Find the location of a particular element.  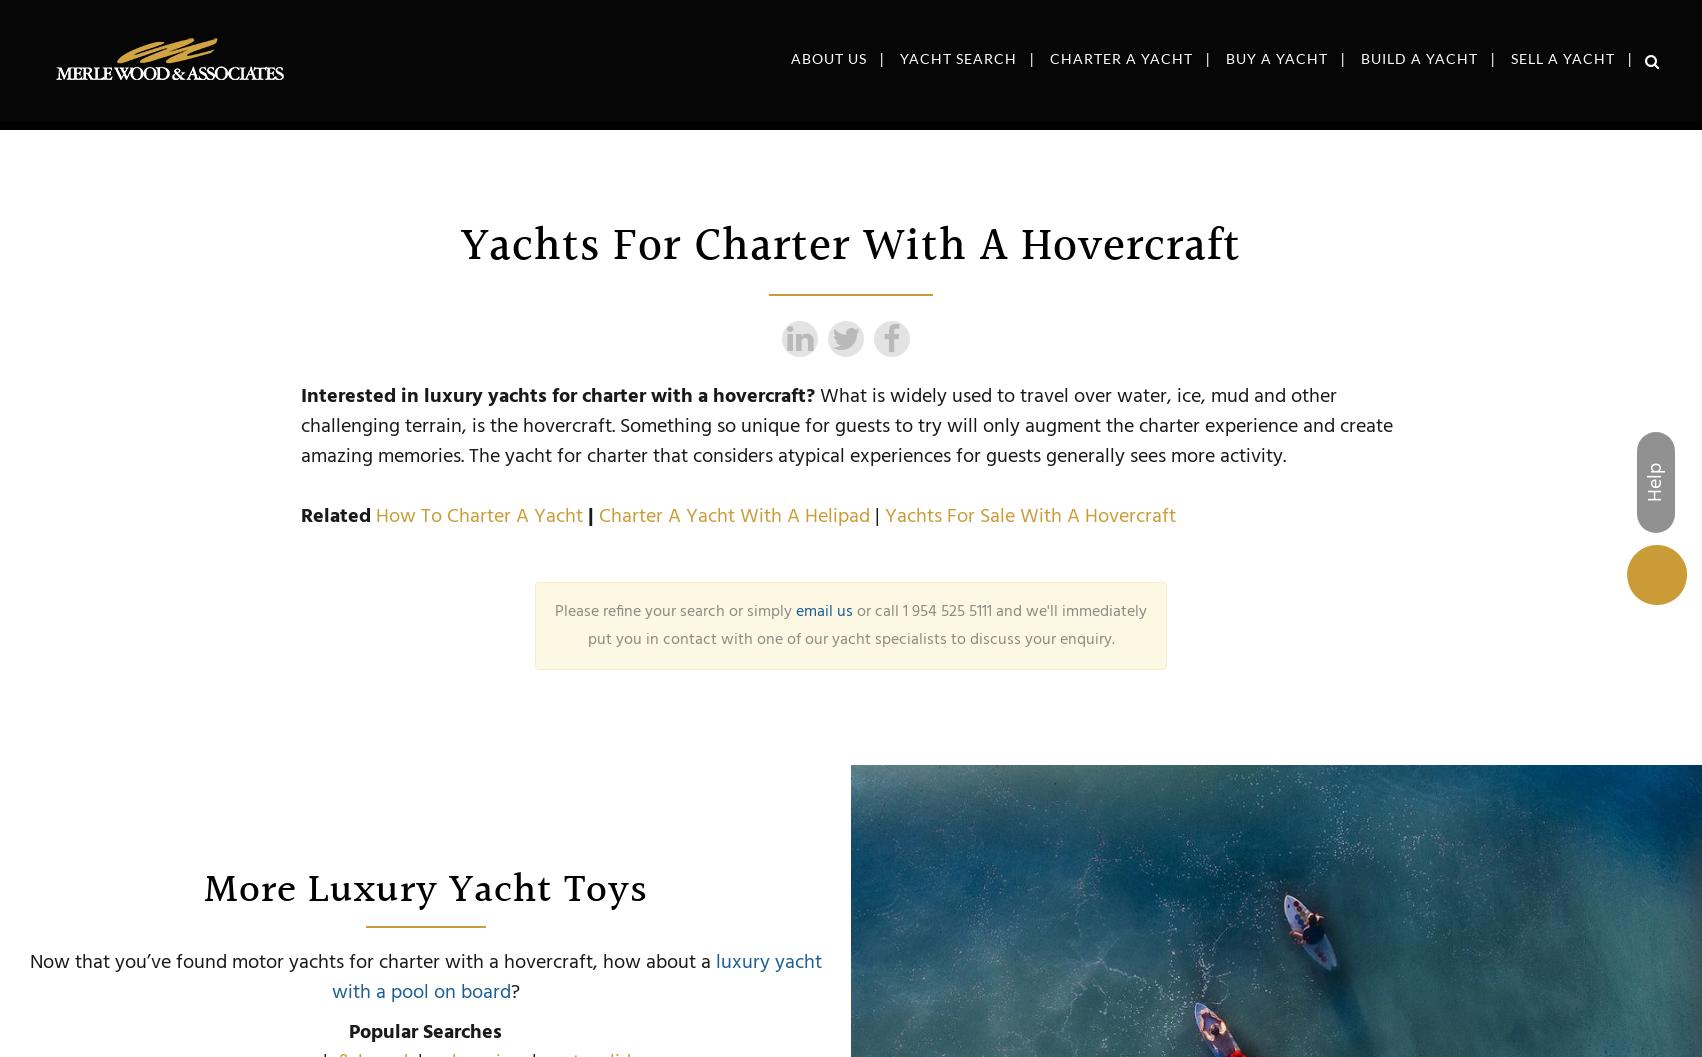

'Charter A Yacht With A Helipad' is located at coordinates (733, 516).